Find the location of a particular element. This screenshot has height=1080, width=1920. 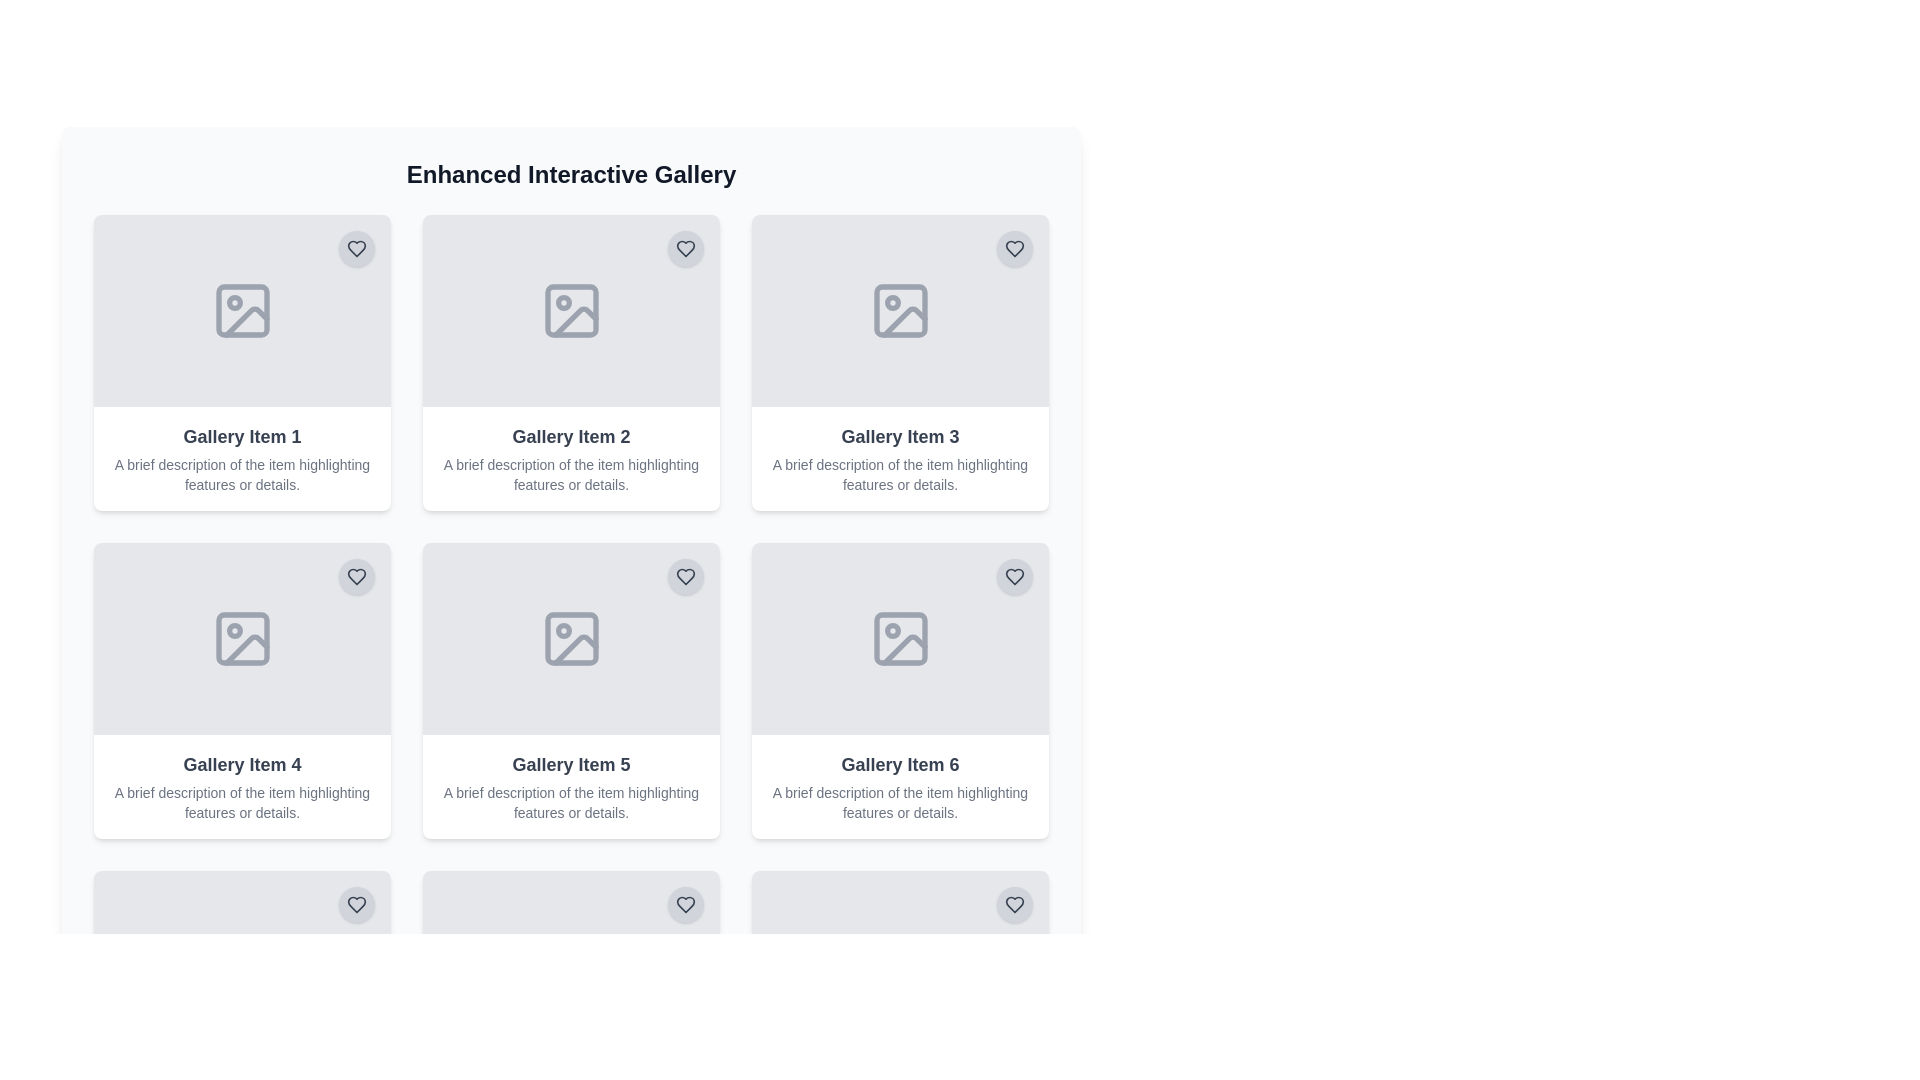

properties of the image placeholder icon located in the first gallery card, which is centered above the text 'Gallery Item 1' is located at coordinates (241, 311).